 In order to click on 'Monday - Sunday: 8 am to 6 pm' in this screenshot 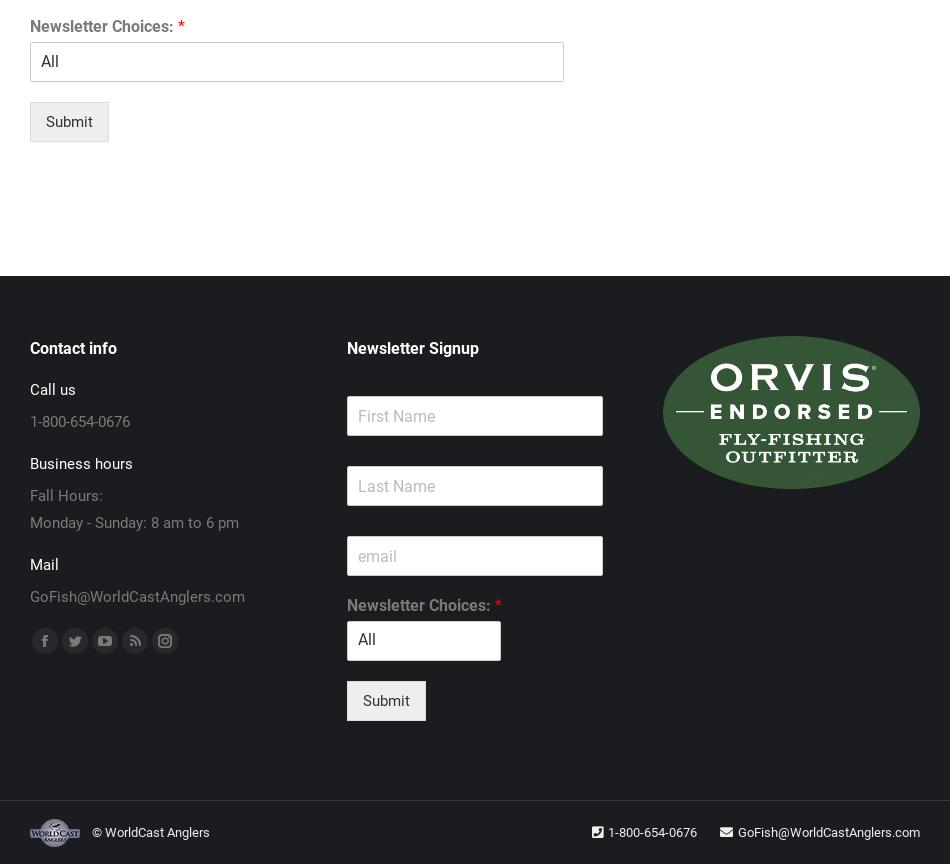, I will do `click(134, 522)`.